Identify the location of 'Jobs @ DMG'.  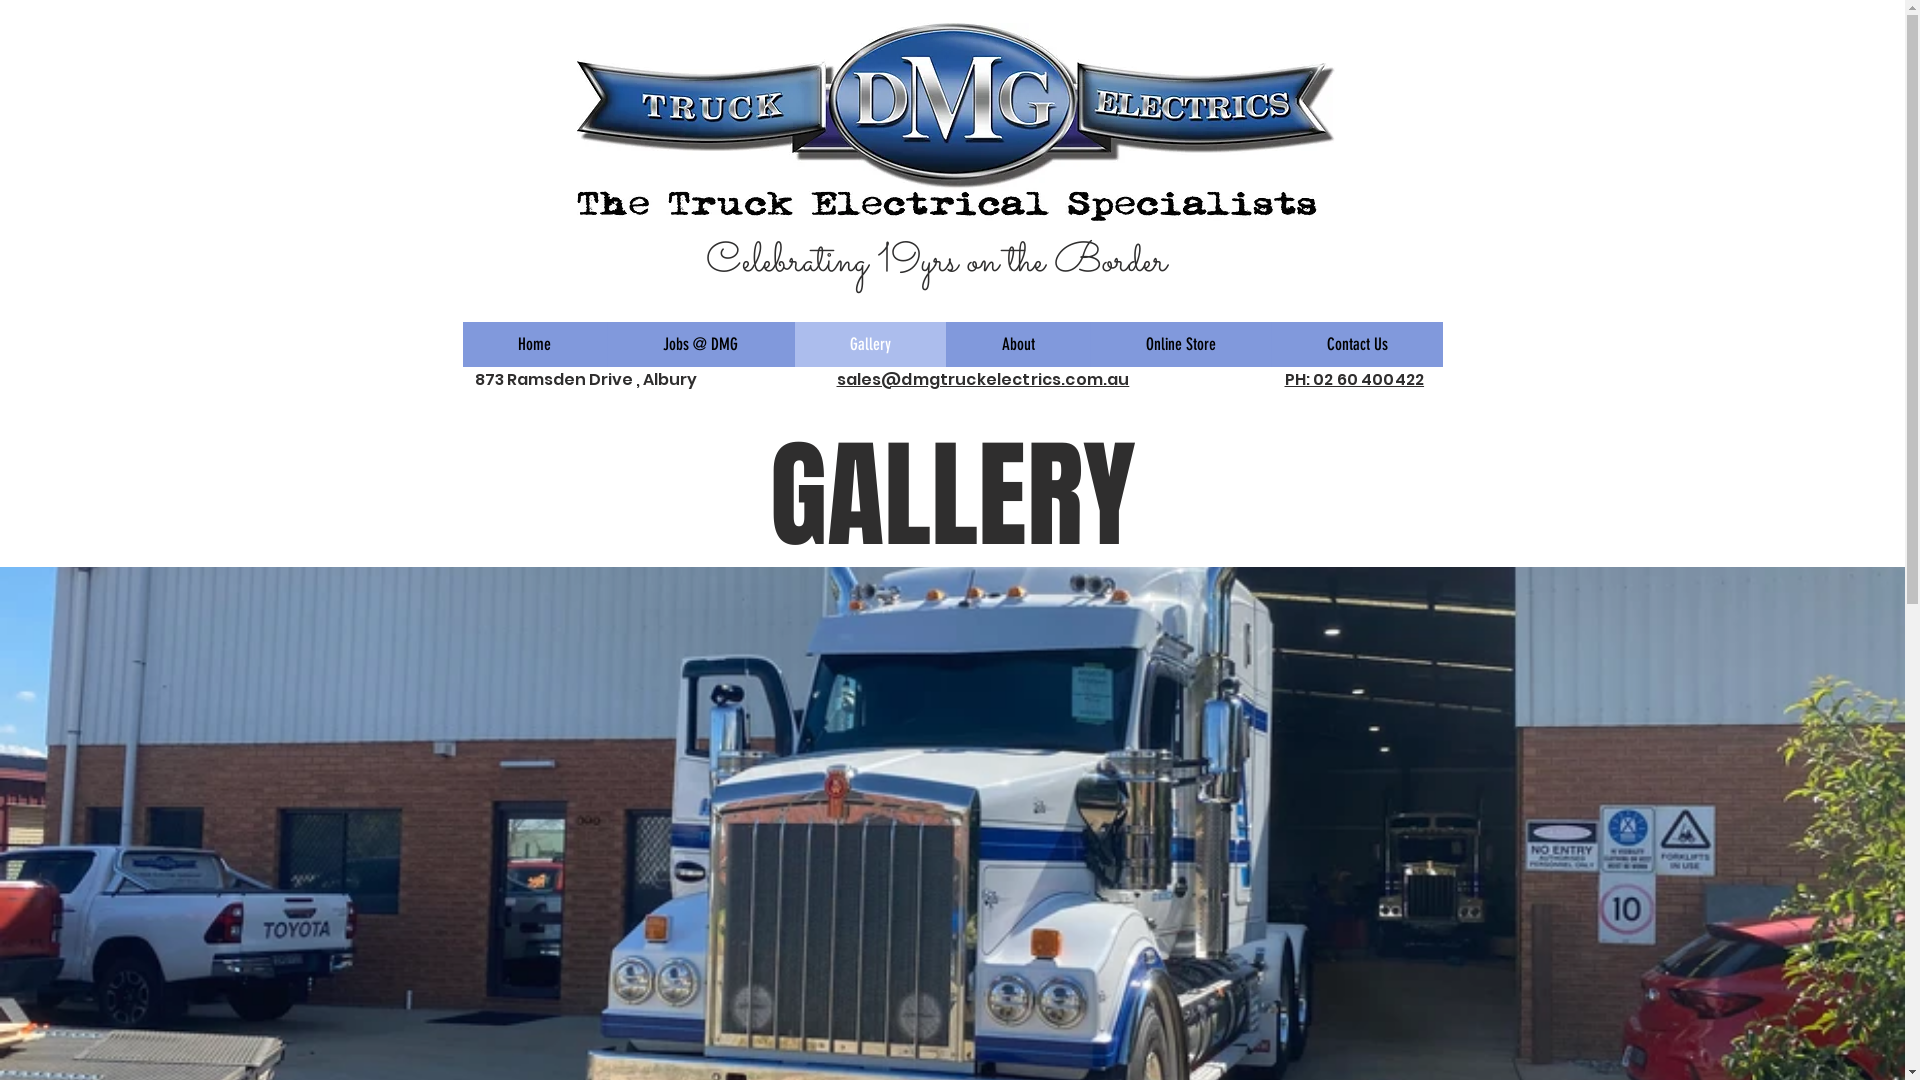
(699, 343).